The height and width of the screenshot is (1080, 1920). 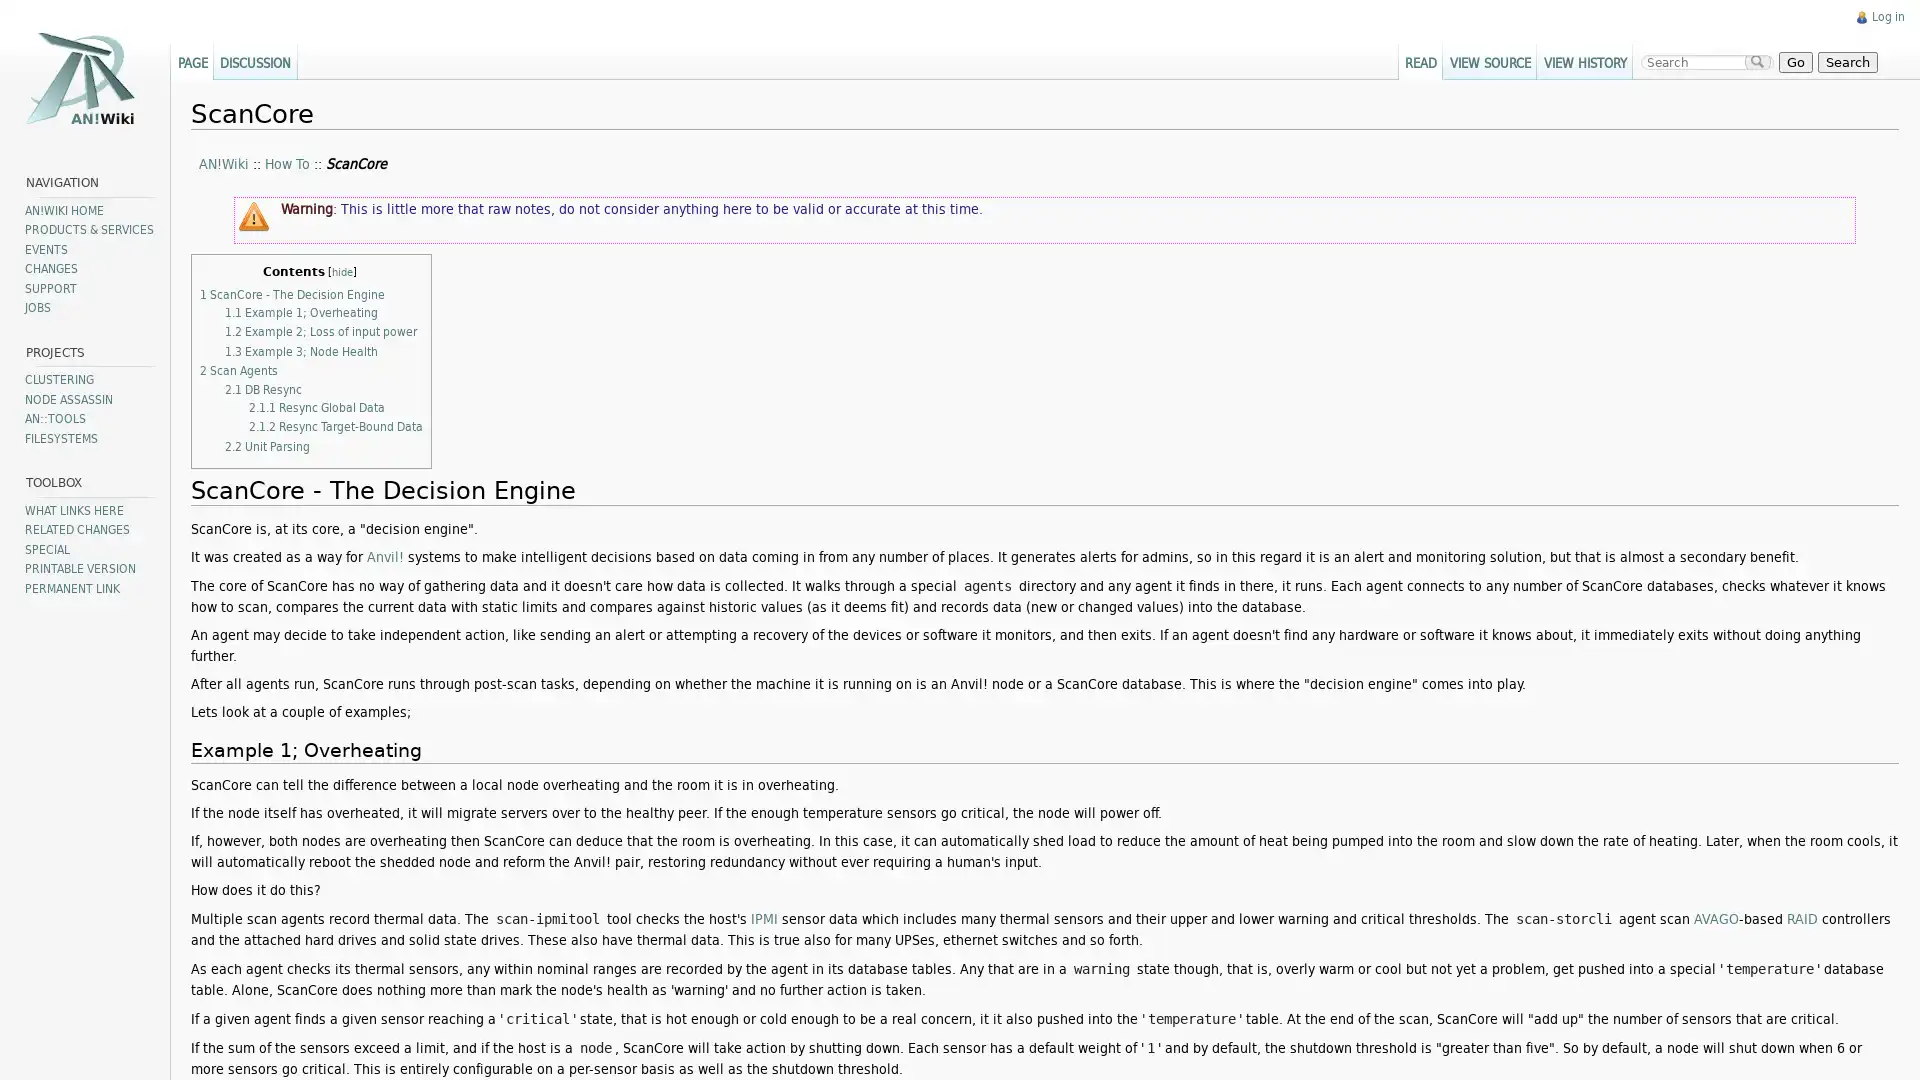 What do you see at coordinates (1843, 60) in the screenshot?
I see `Search` at bounding box center [1843, 60].